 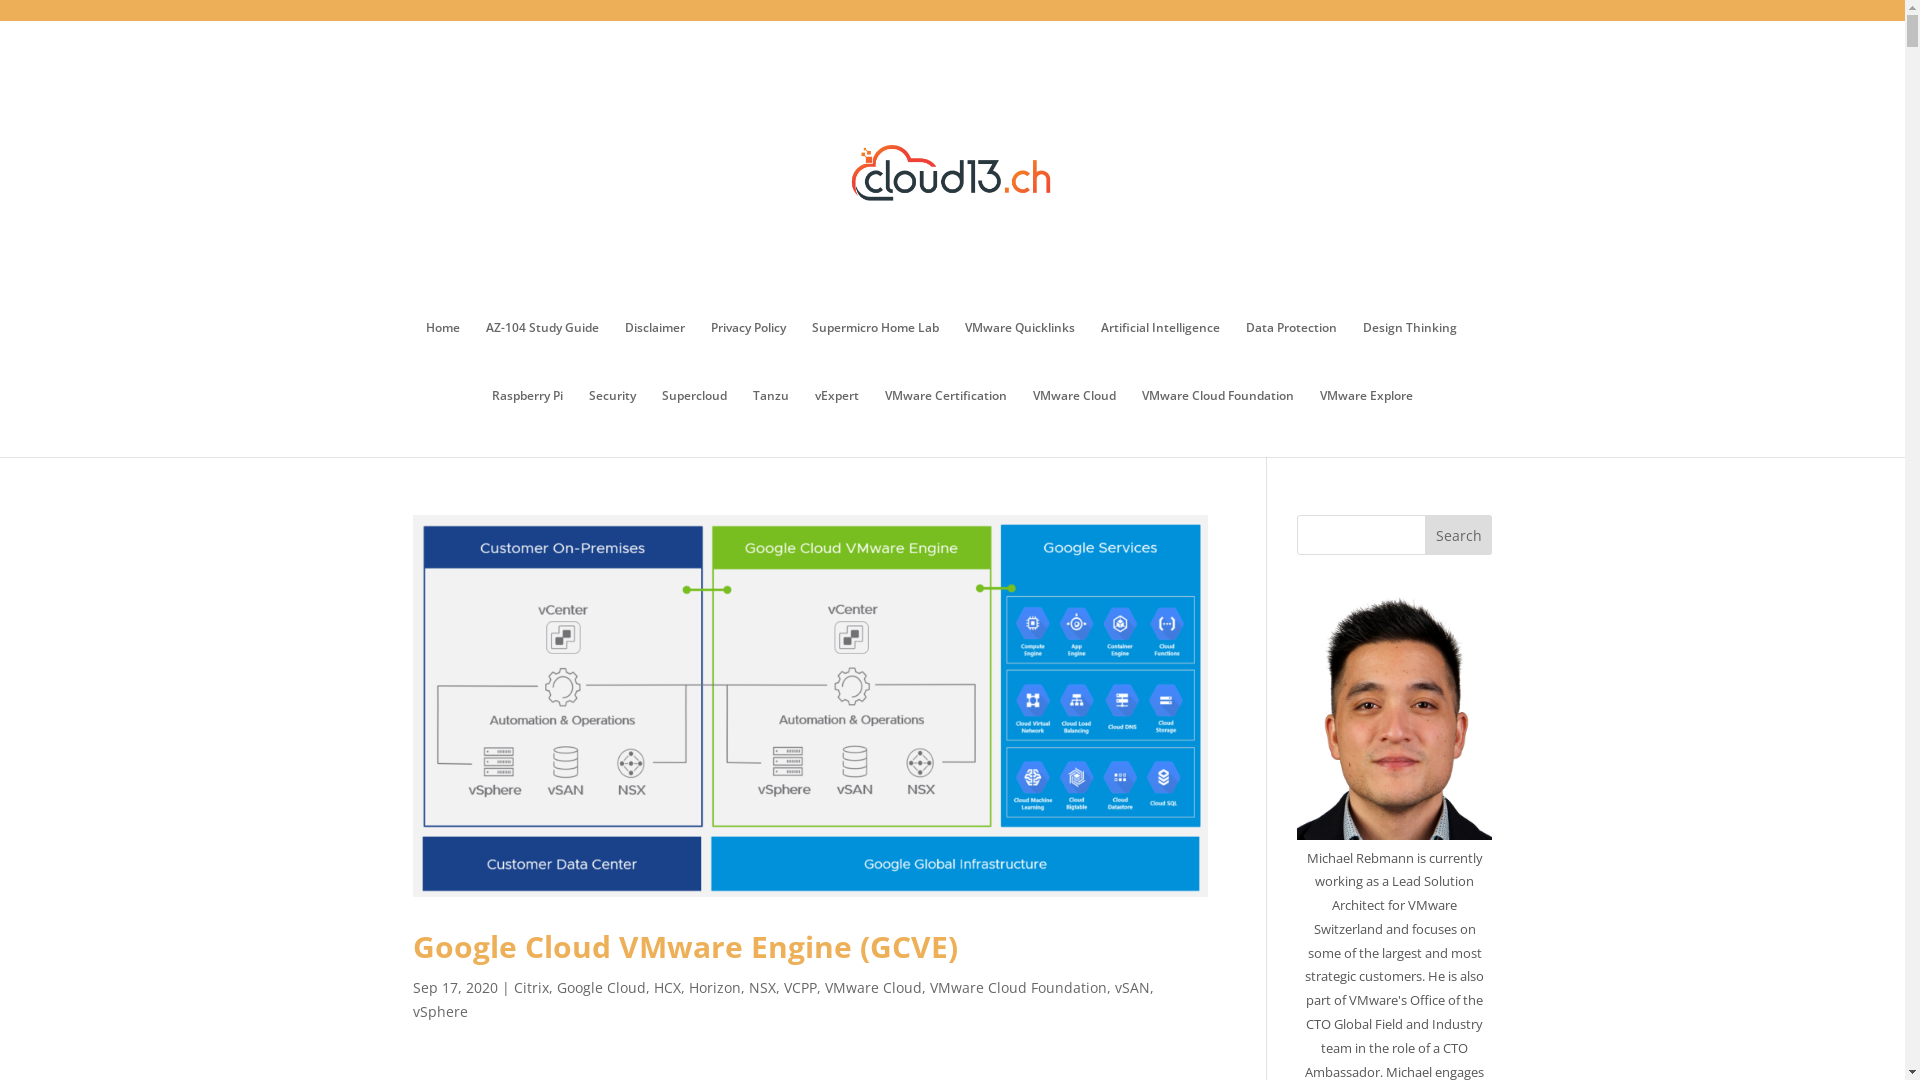 I want to click on 'Raspberry Pi', so click(x=527, y=422).